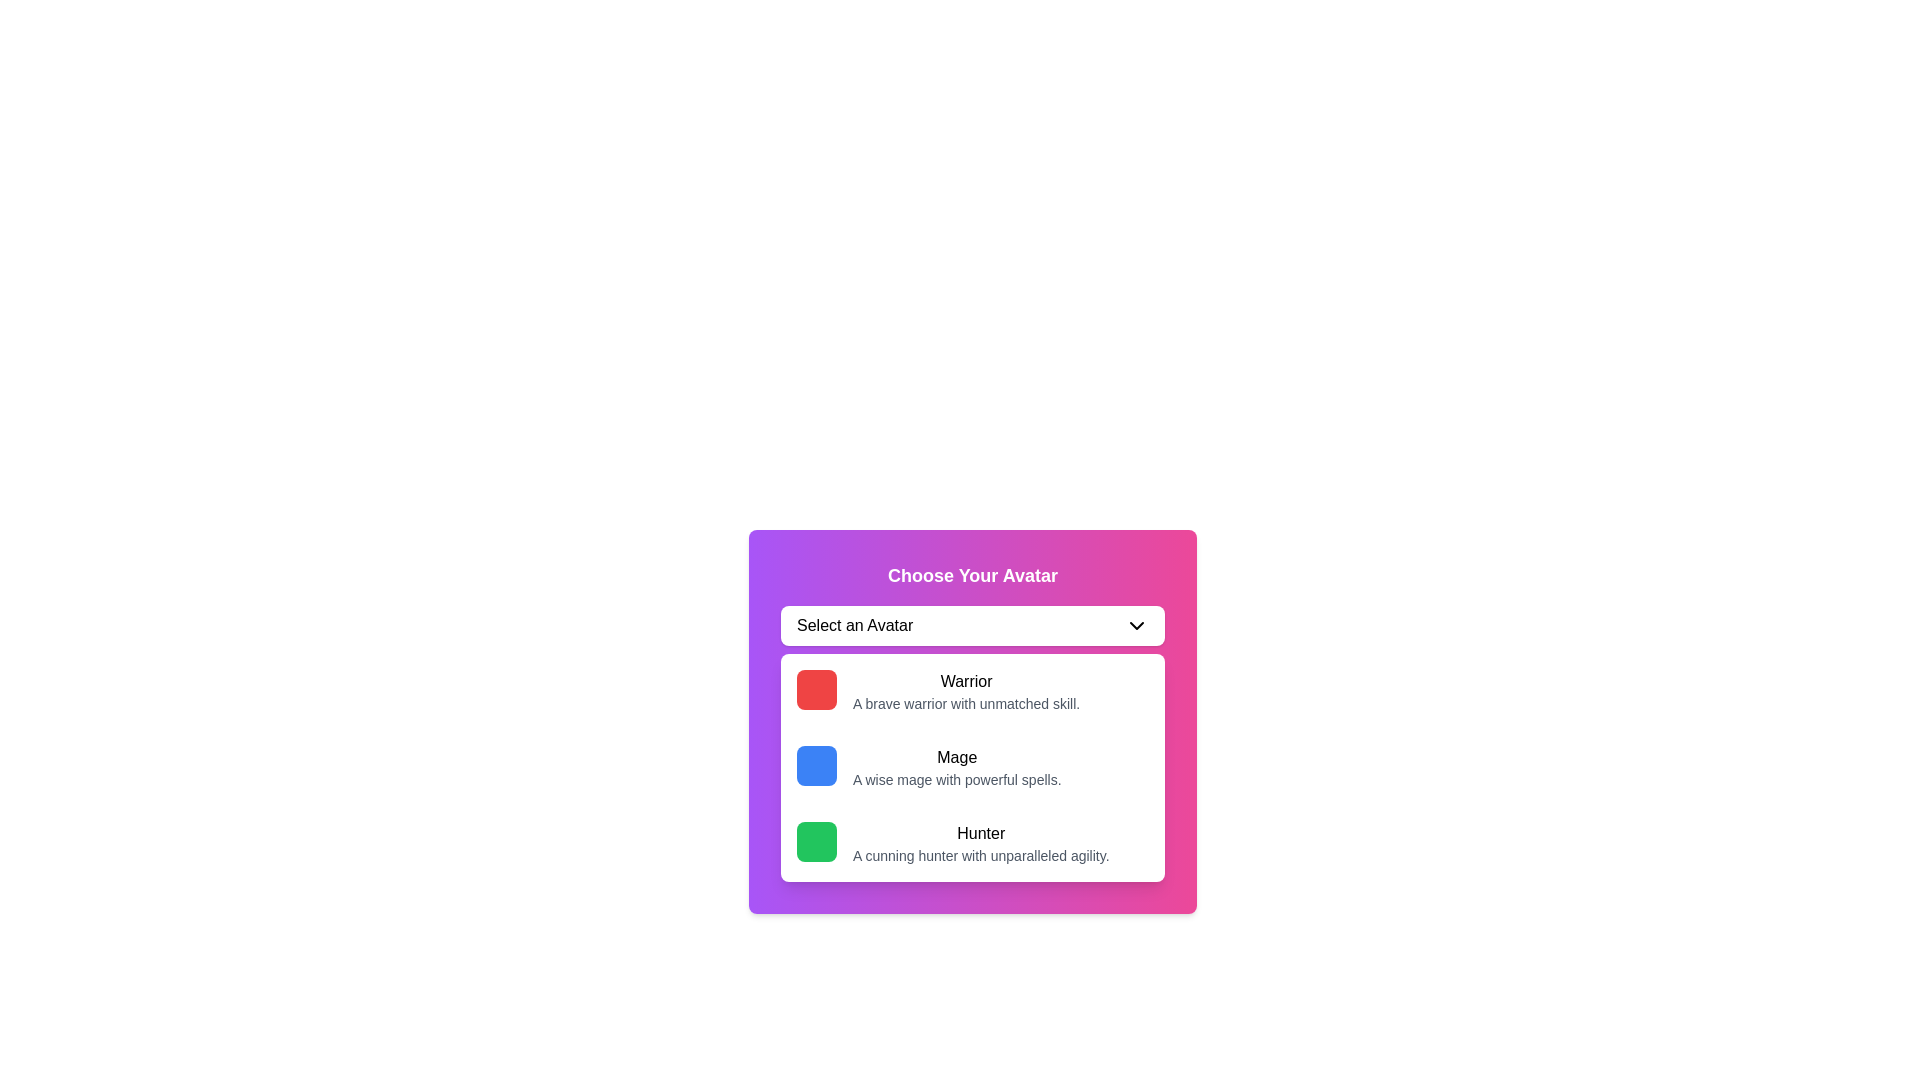 Image resolution: width=1920 pixels, height=1080 pixels. I want to click on the small downward-pointing chevron icon styled with a thin, black stroke, located to the right of the 'Select an Avatar' text, so click(1137, 624).